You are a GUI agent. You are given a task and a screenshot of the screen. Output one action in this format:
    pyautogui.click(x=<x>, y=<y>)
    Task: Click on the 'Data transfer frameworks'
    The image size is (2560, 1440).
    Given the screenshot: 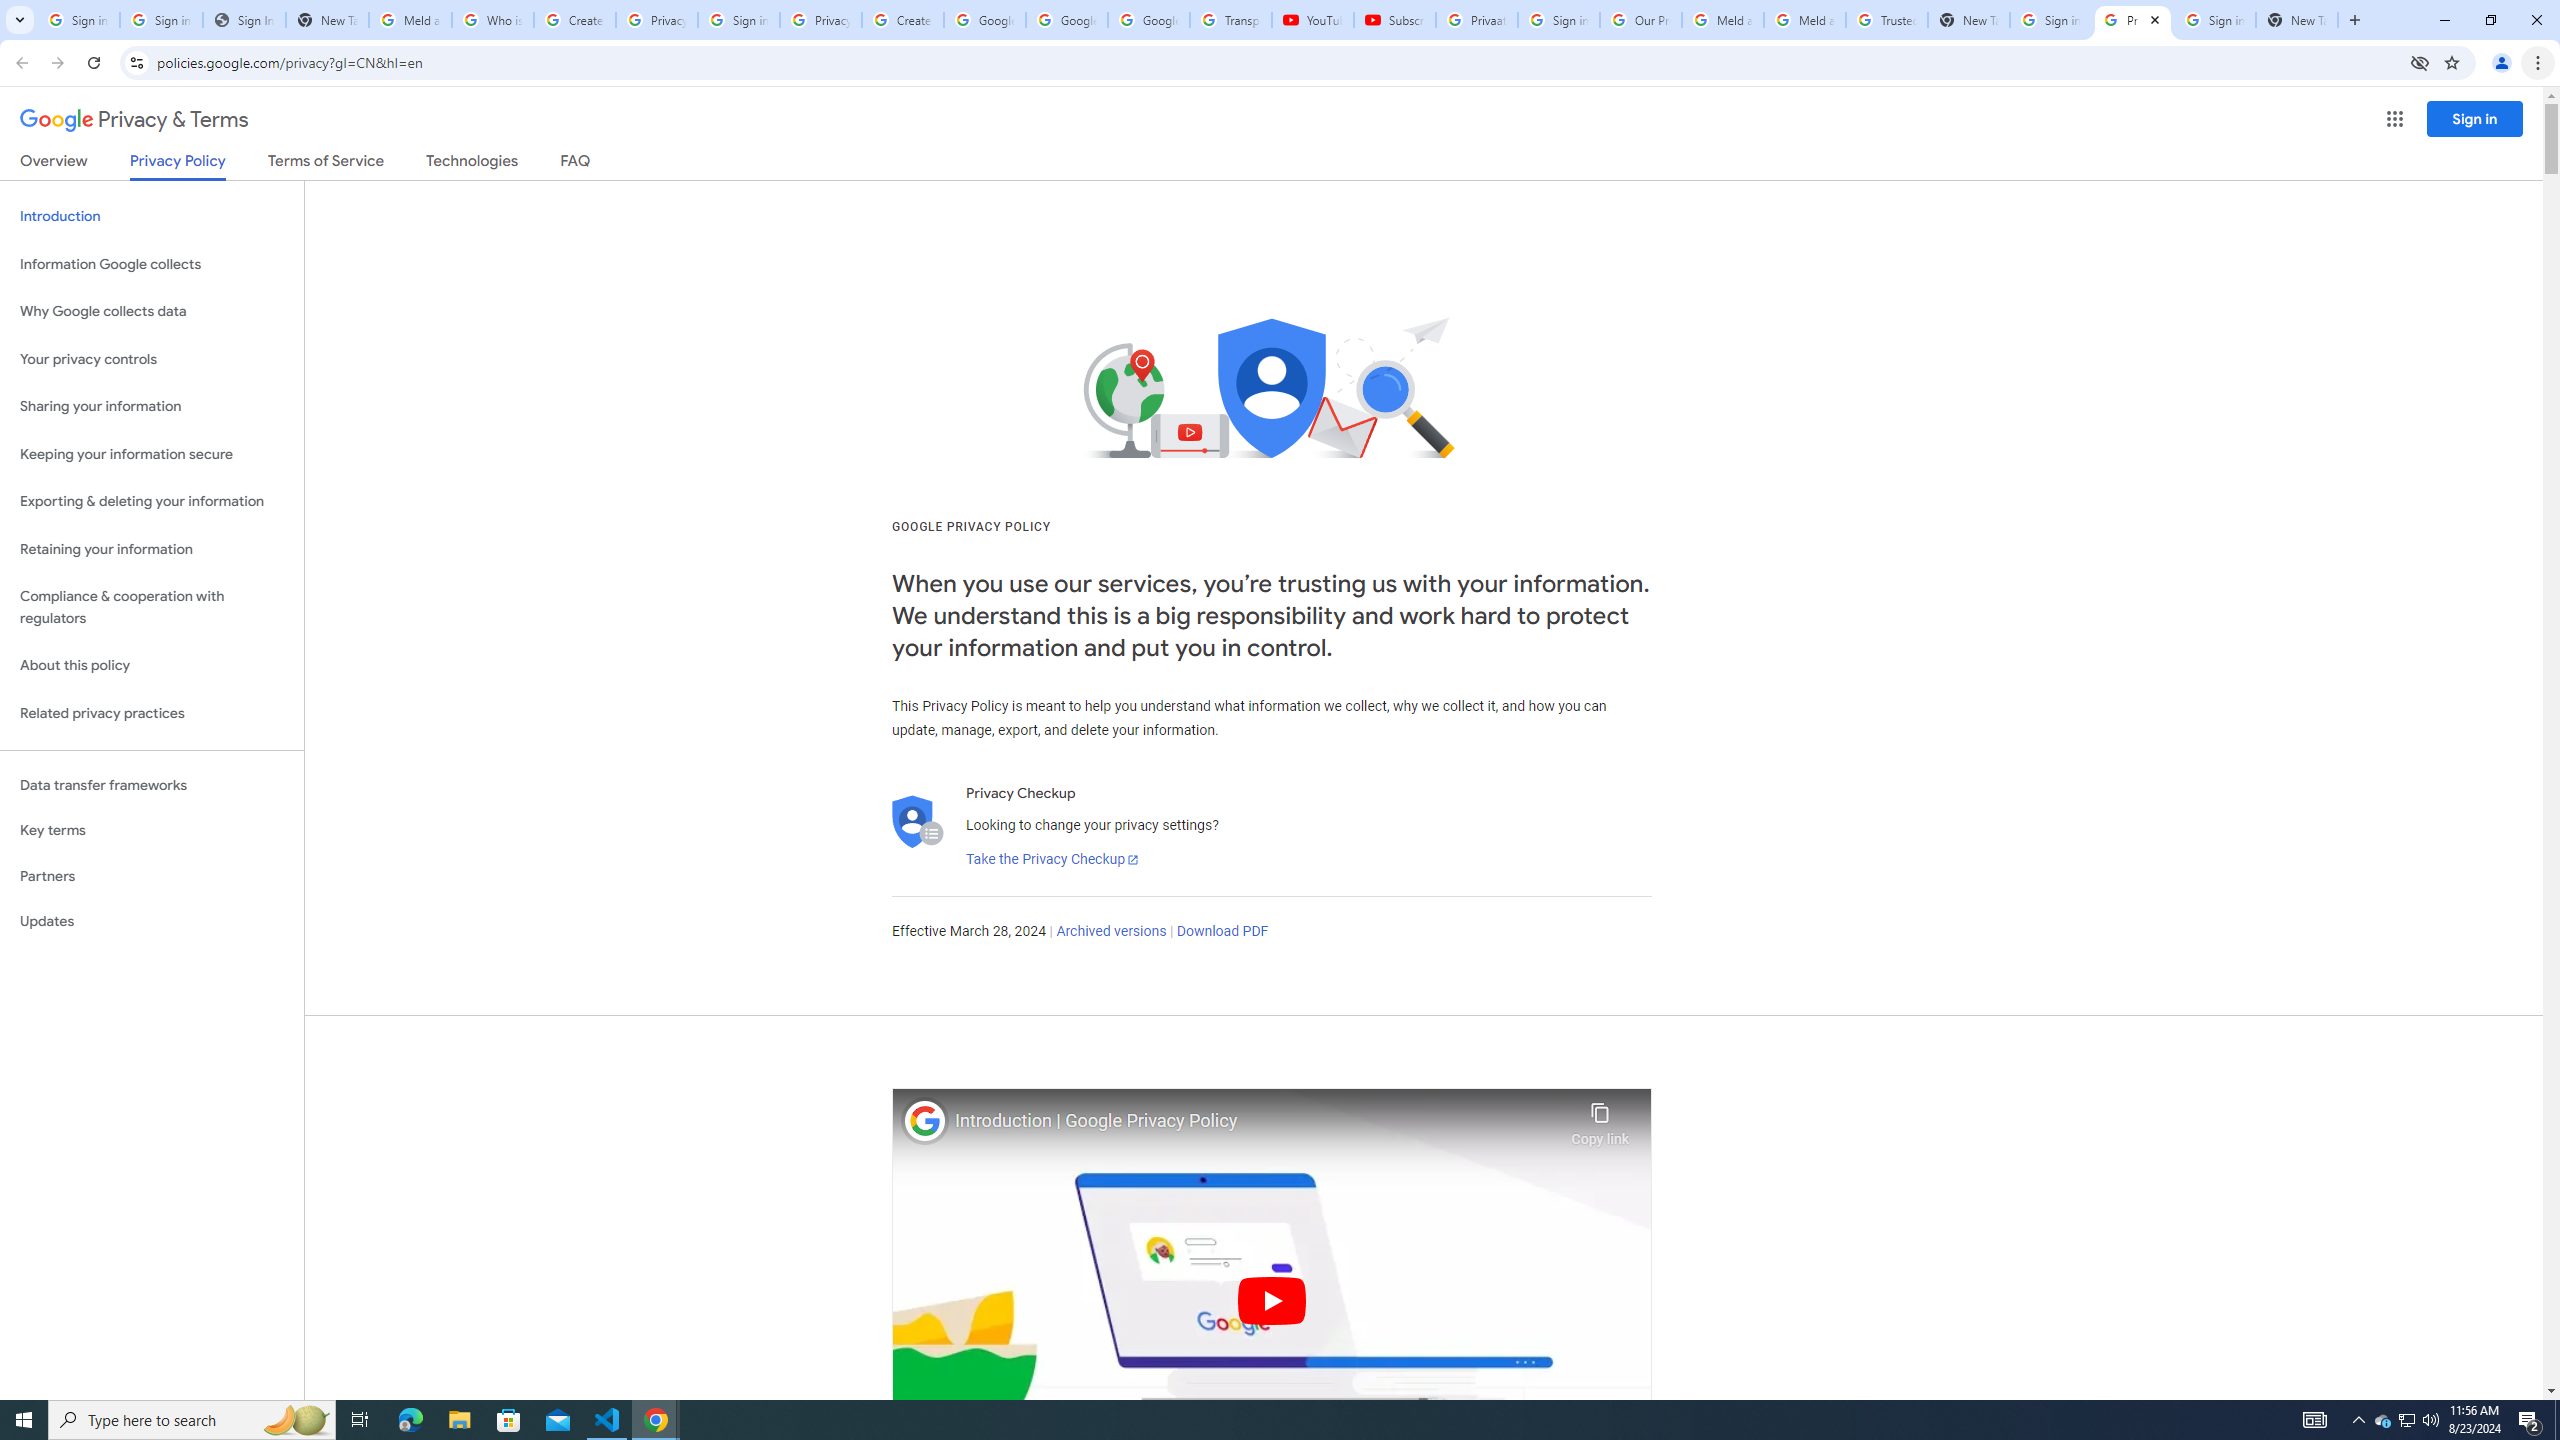 What is the action you would take?
    pyautogui.click(x=151, y=785)
    